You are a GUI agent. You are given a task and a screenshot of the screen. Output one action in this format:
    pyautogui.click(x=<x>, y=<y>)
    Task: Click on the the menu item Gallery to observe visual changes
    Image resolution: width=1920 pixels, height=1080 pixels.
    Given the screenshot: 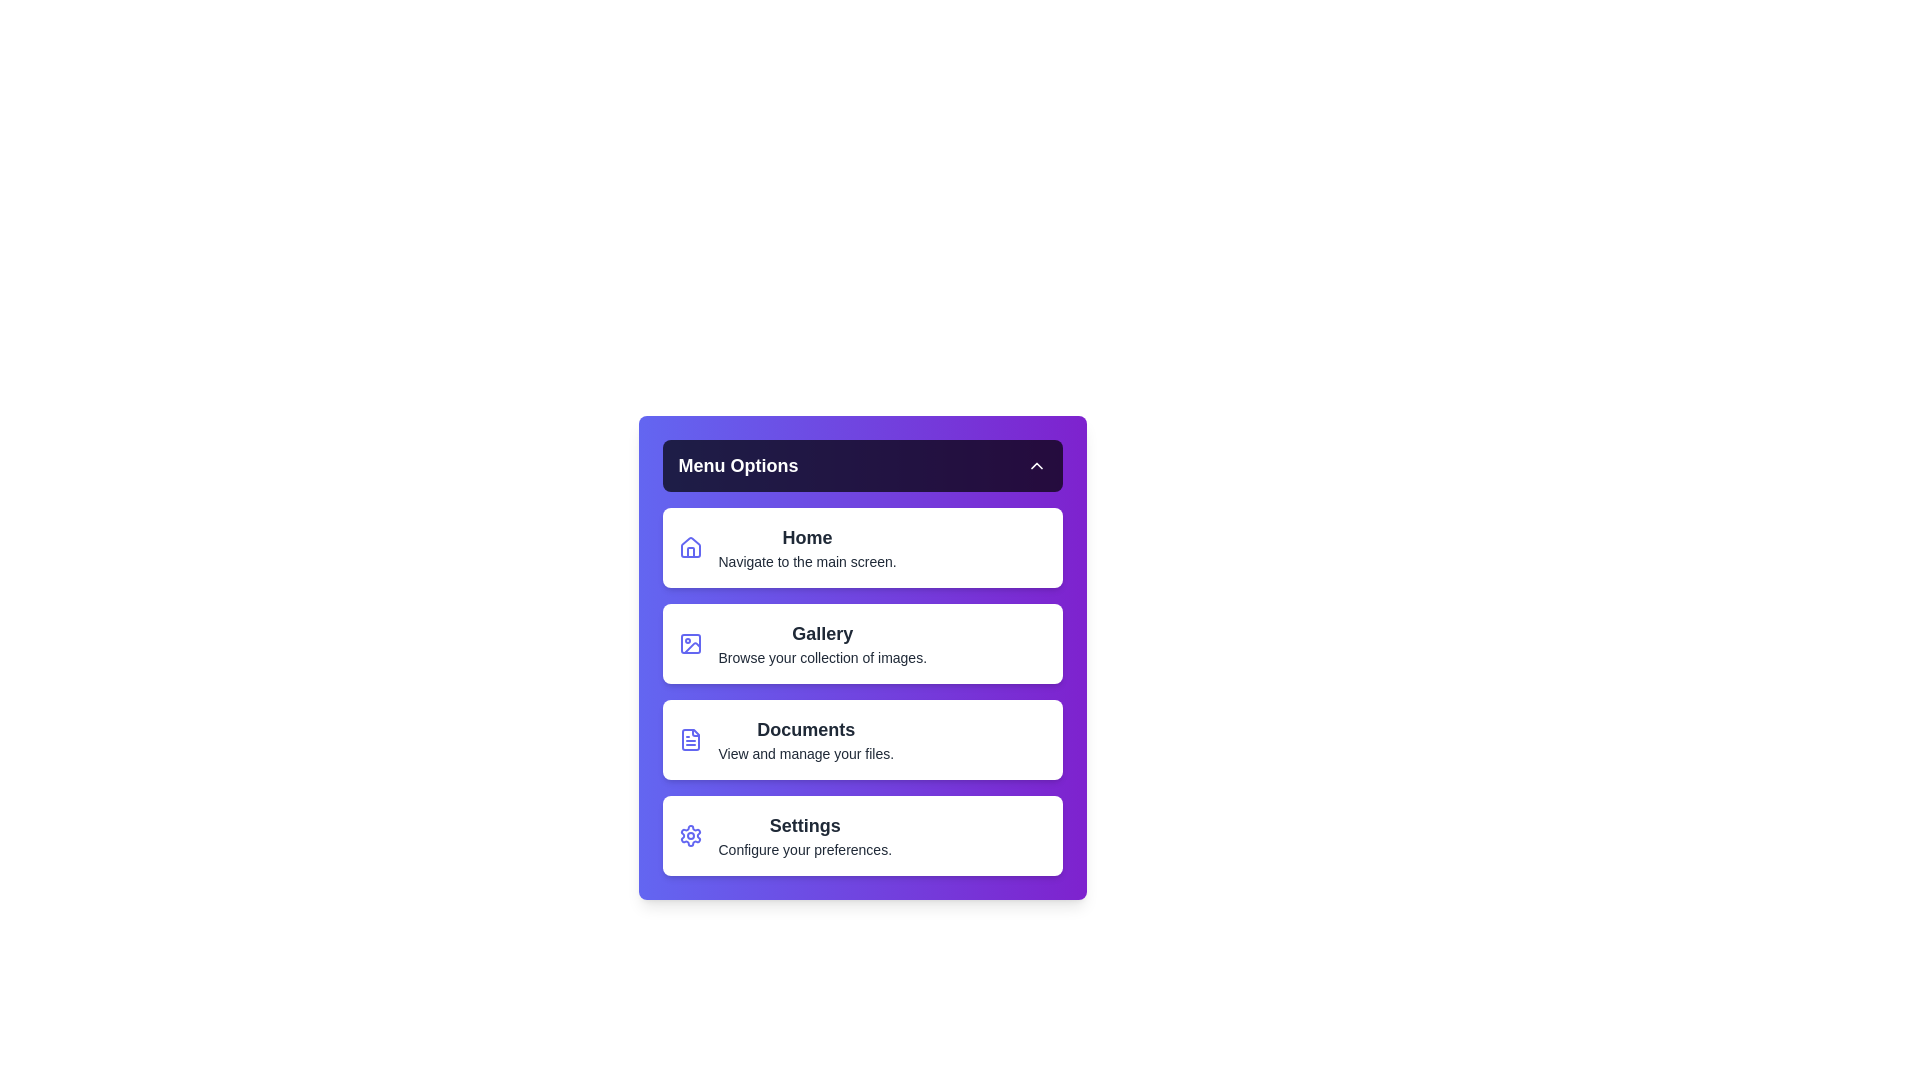 What is the action you would take?
    pyautogui.click(x=862, y=644)
    